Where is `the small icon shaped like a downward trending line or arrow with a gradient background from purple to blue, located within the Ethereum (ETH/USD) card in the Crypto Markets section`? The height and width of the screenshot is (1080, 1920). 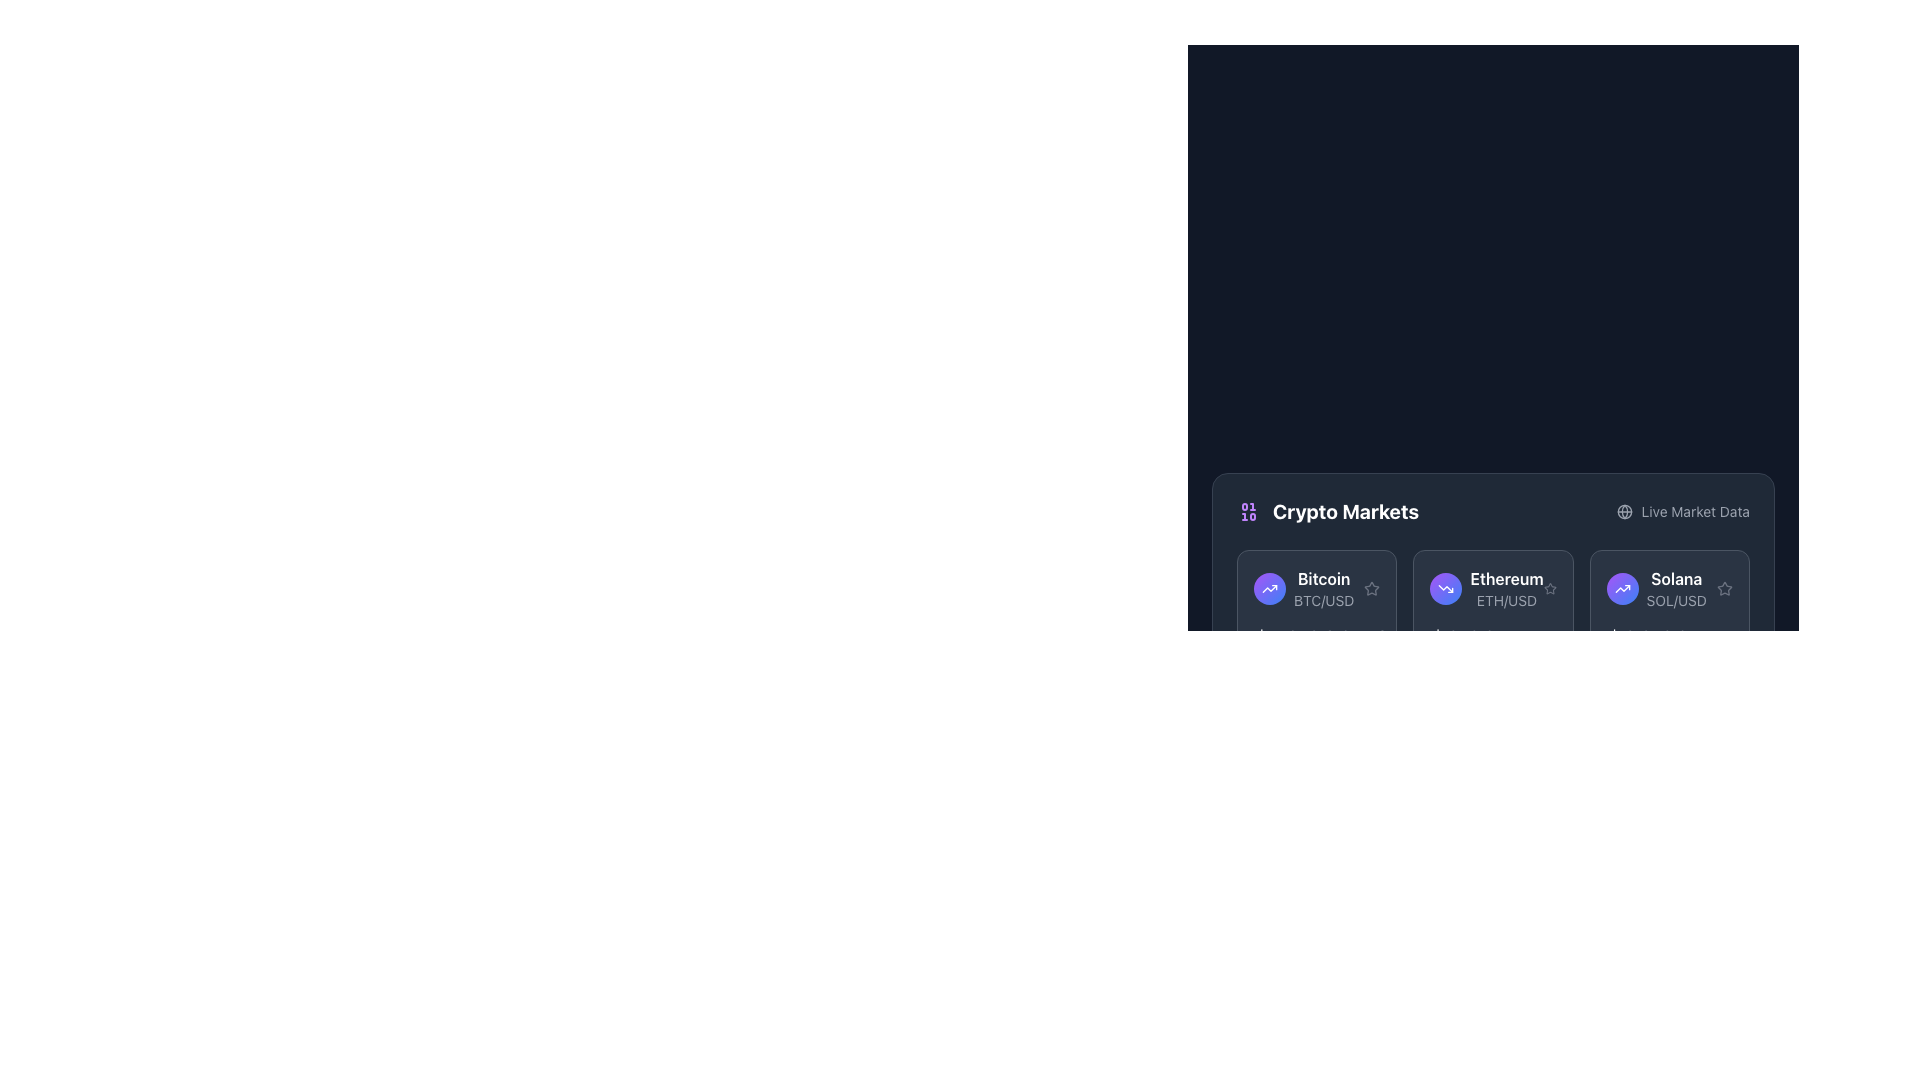
the small icon shaped like a downward trending line or arrow with a gradient background from purple to blue, located within the Ethereum (ETH/USD) card in the Crypto Markets section is located at coordinates (1446, 588).